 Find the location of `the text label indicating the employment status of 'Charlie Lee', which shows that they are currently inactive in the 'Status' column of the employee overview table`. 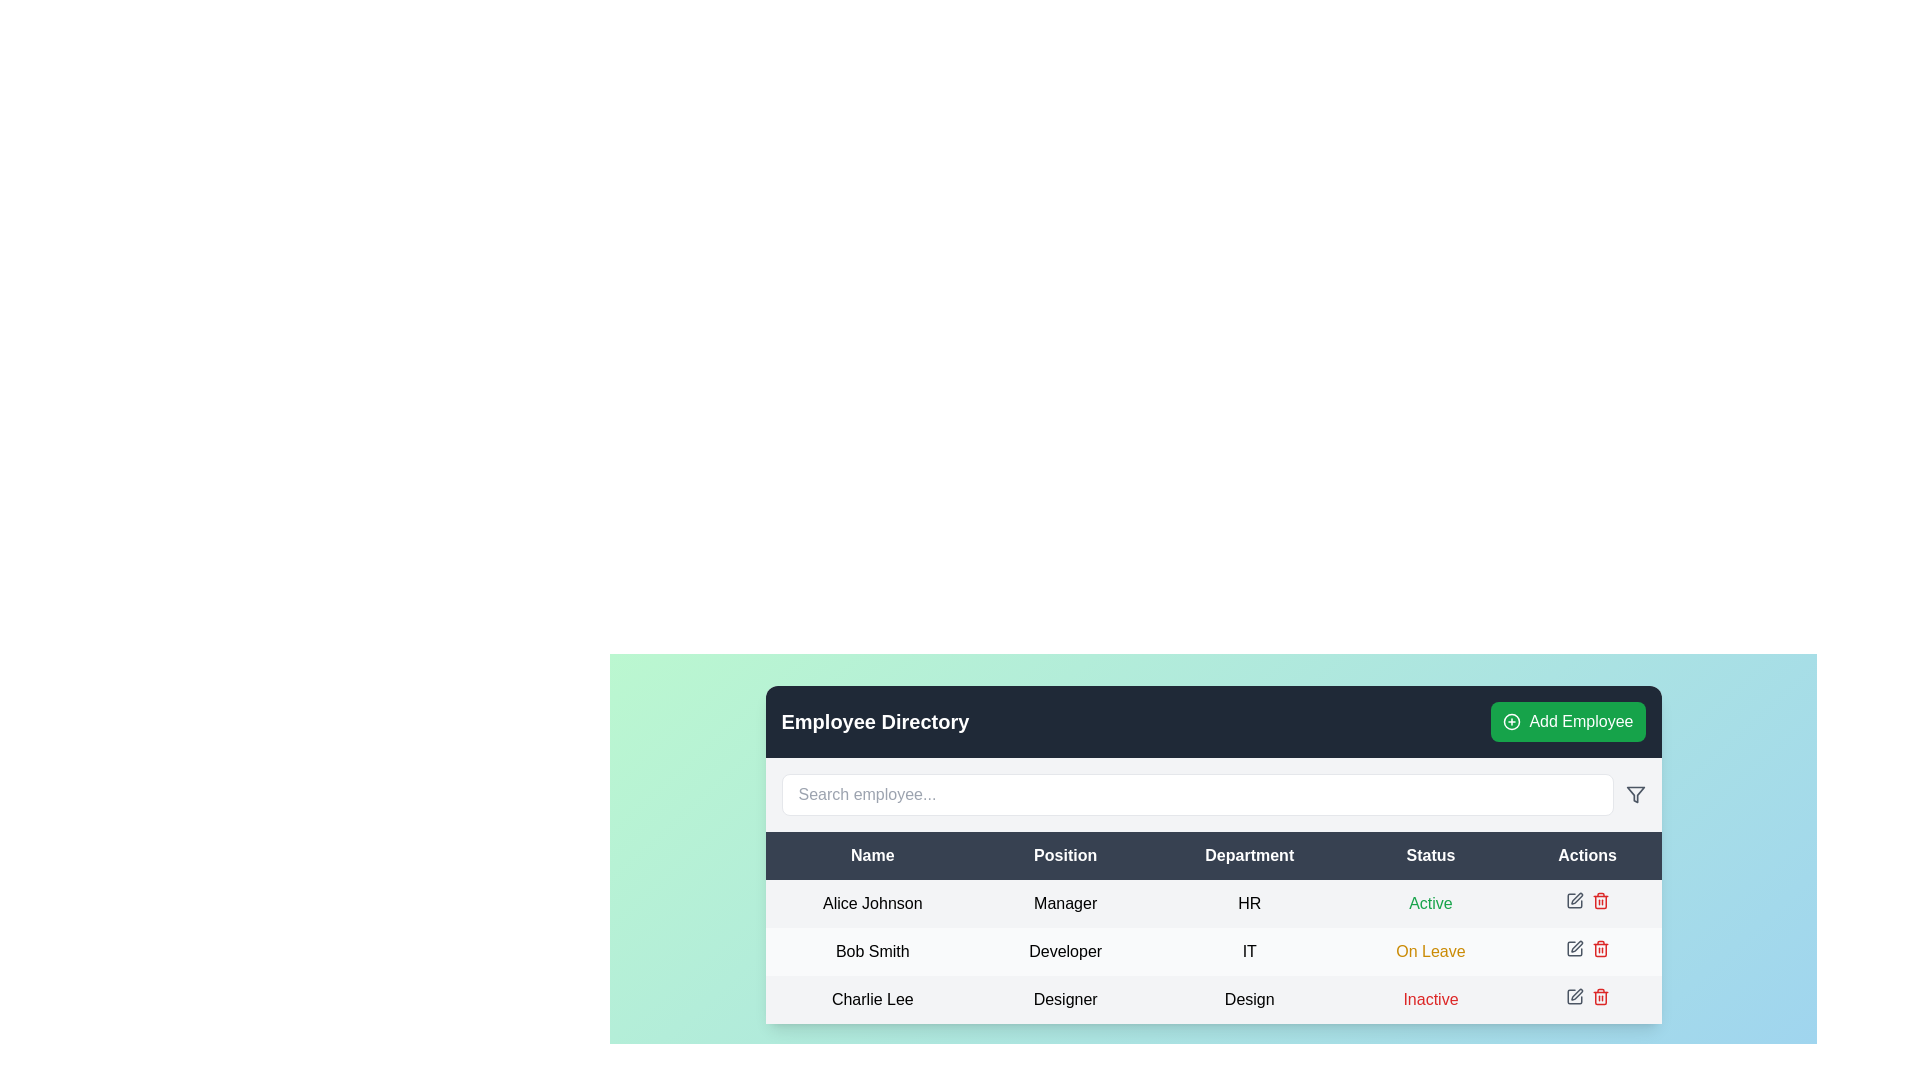

the text label indicating the employment status of 'Charlie Lee', which shows that they are currently inactive in the 'Status' column of the employee overview table is located at coordinates (1429, 999).